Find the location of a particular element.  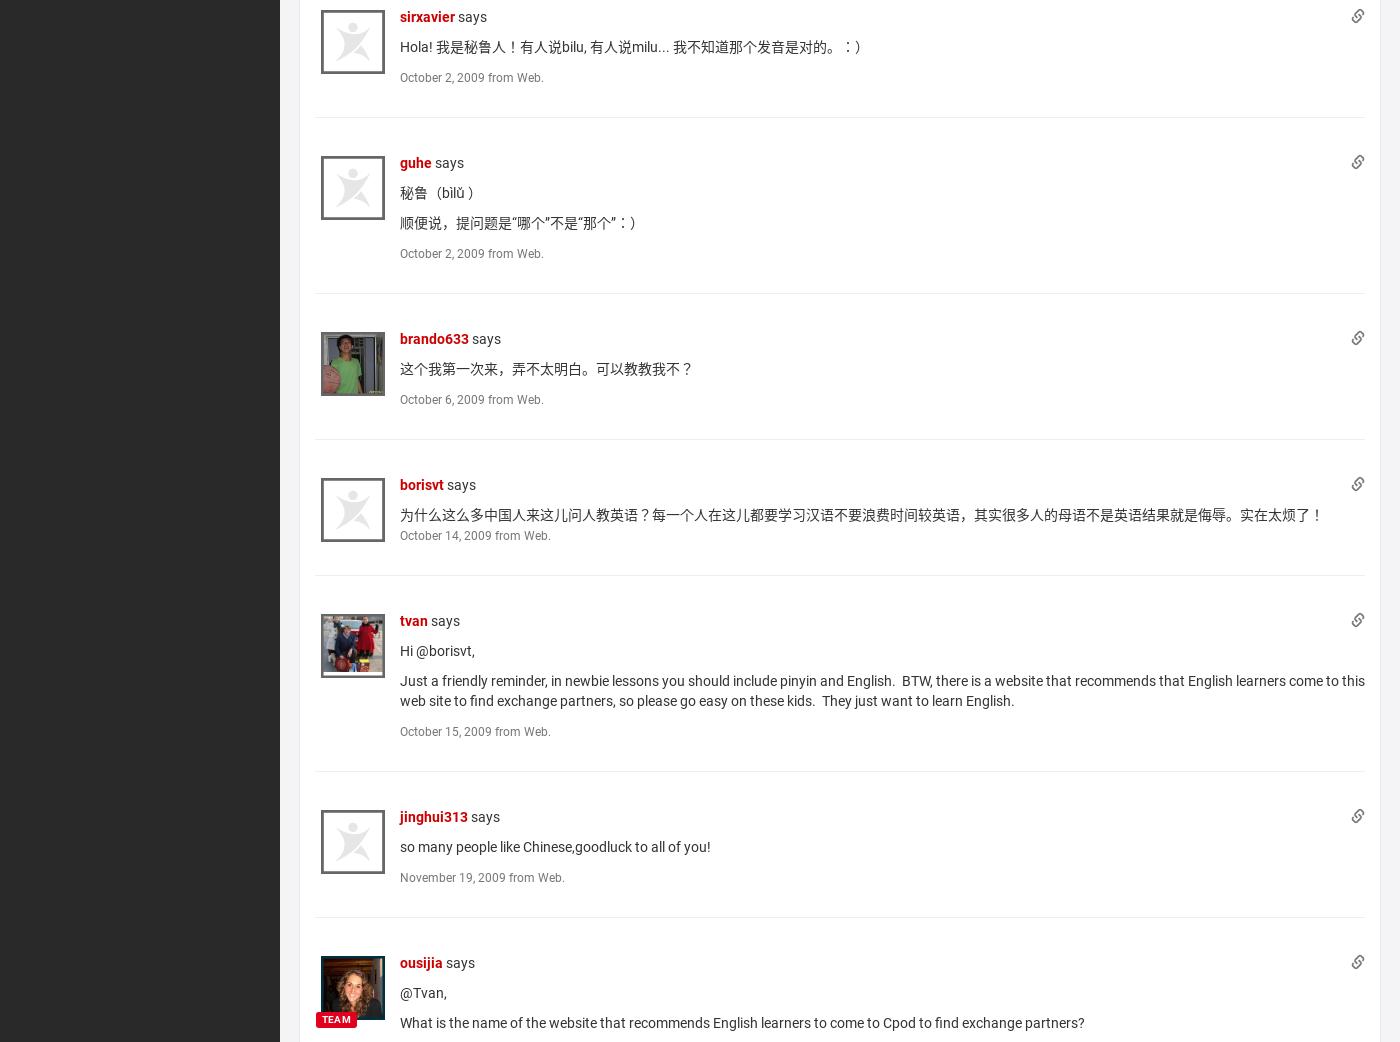

'borisvt' is located at coordinates (421, 484).